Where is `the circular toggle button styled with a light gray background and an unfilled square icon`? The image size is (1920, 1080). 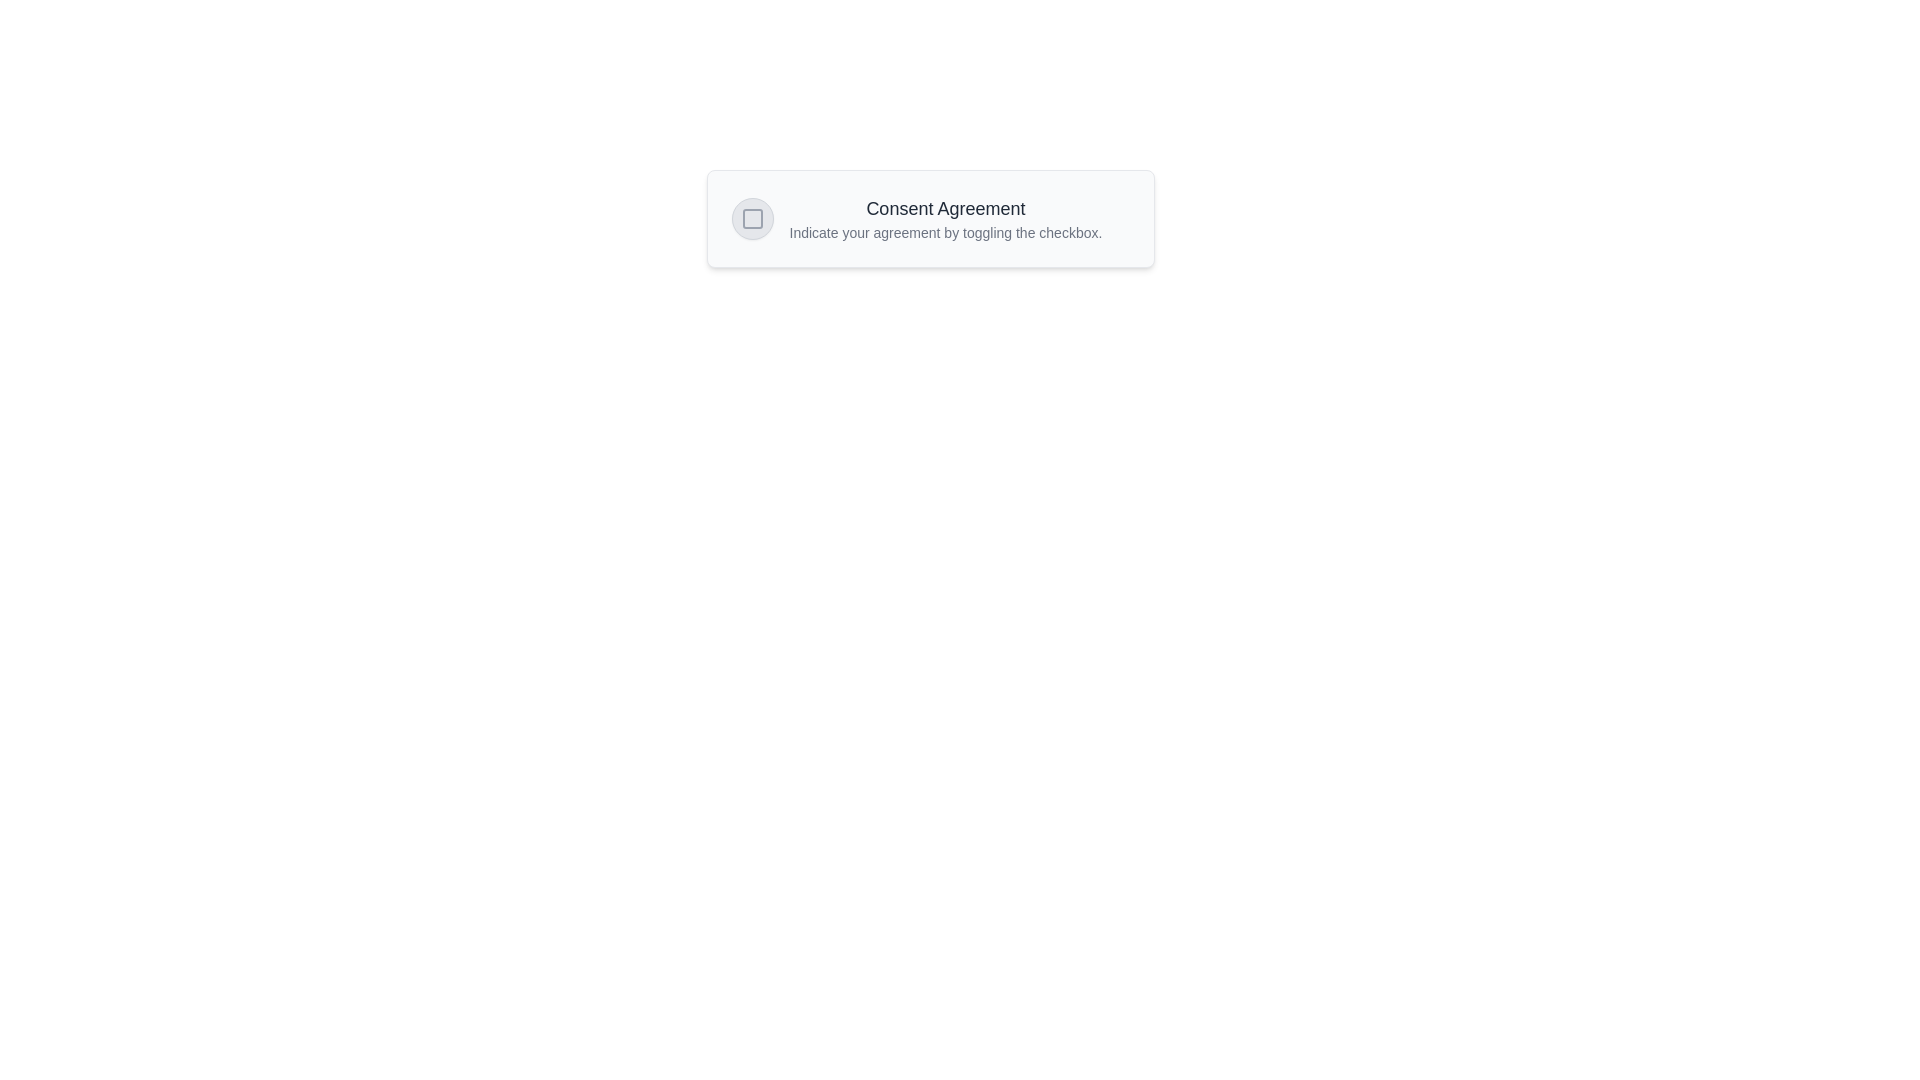 the circular toggle button styled with a light gray background and an unfilled square icon is located at coordinates (751, 219).